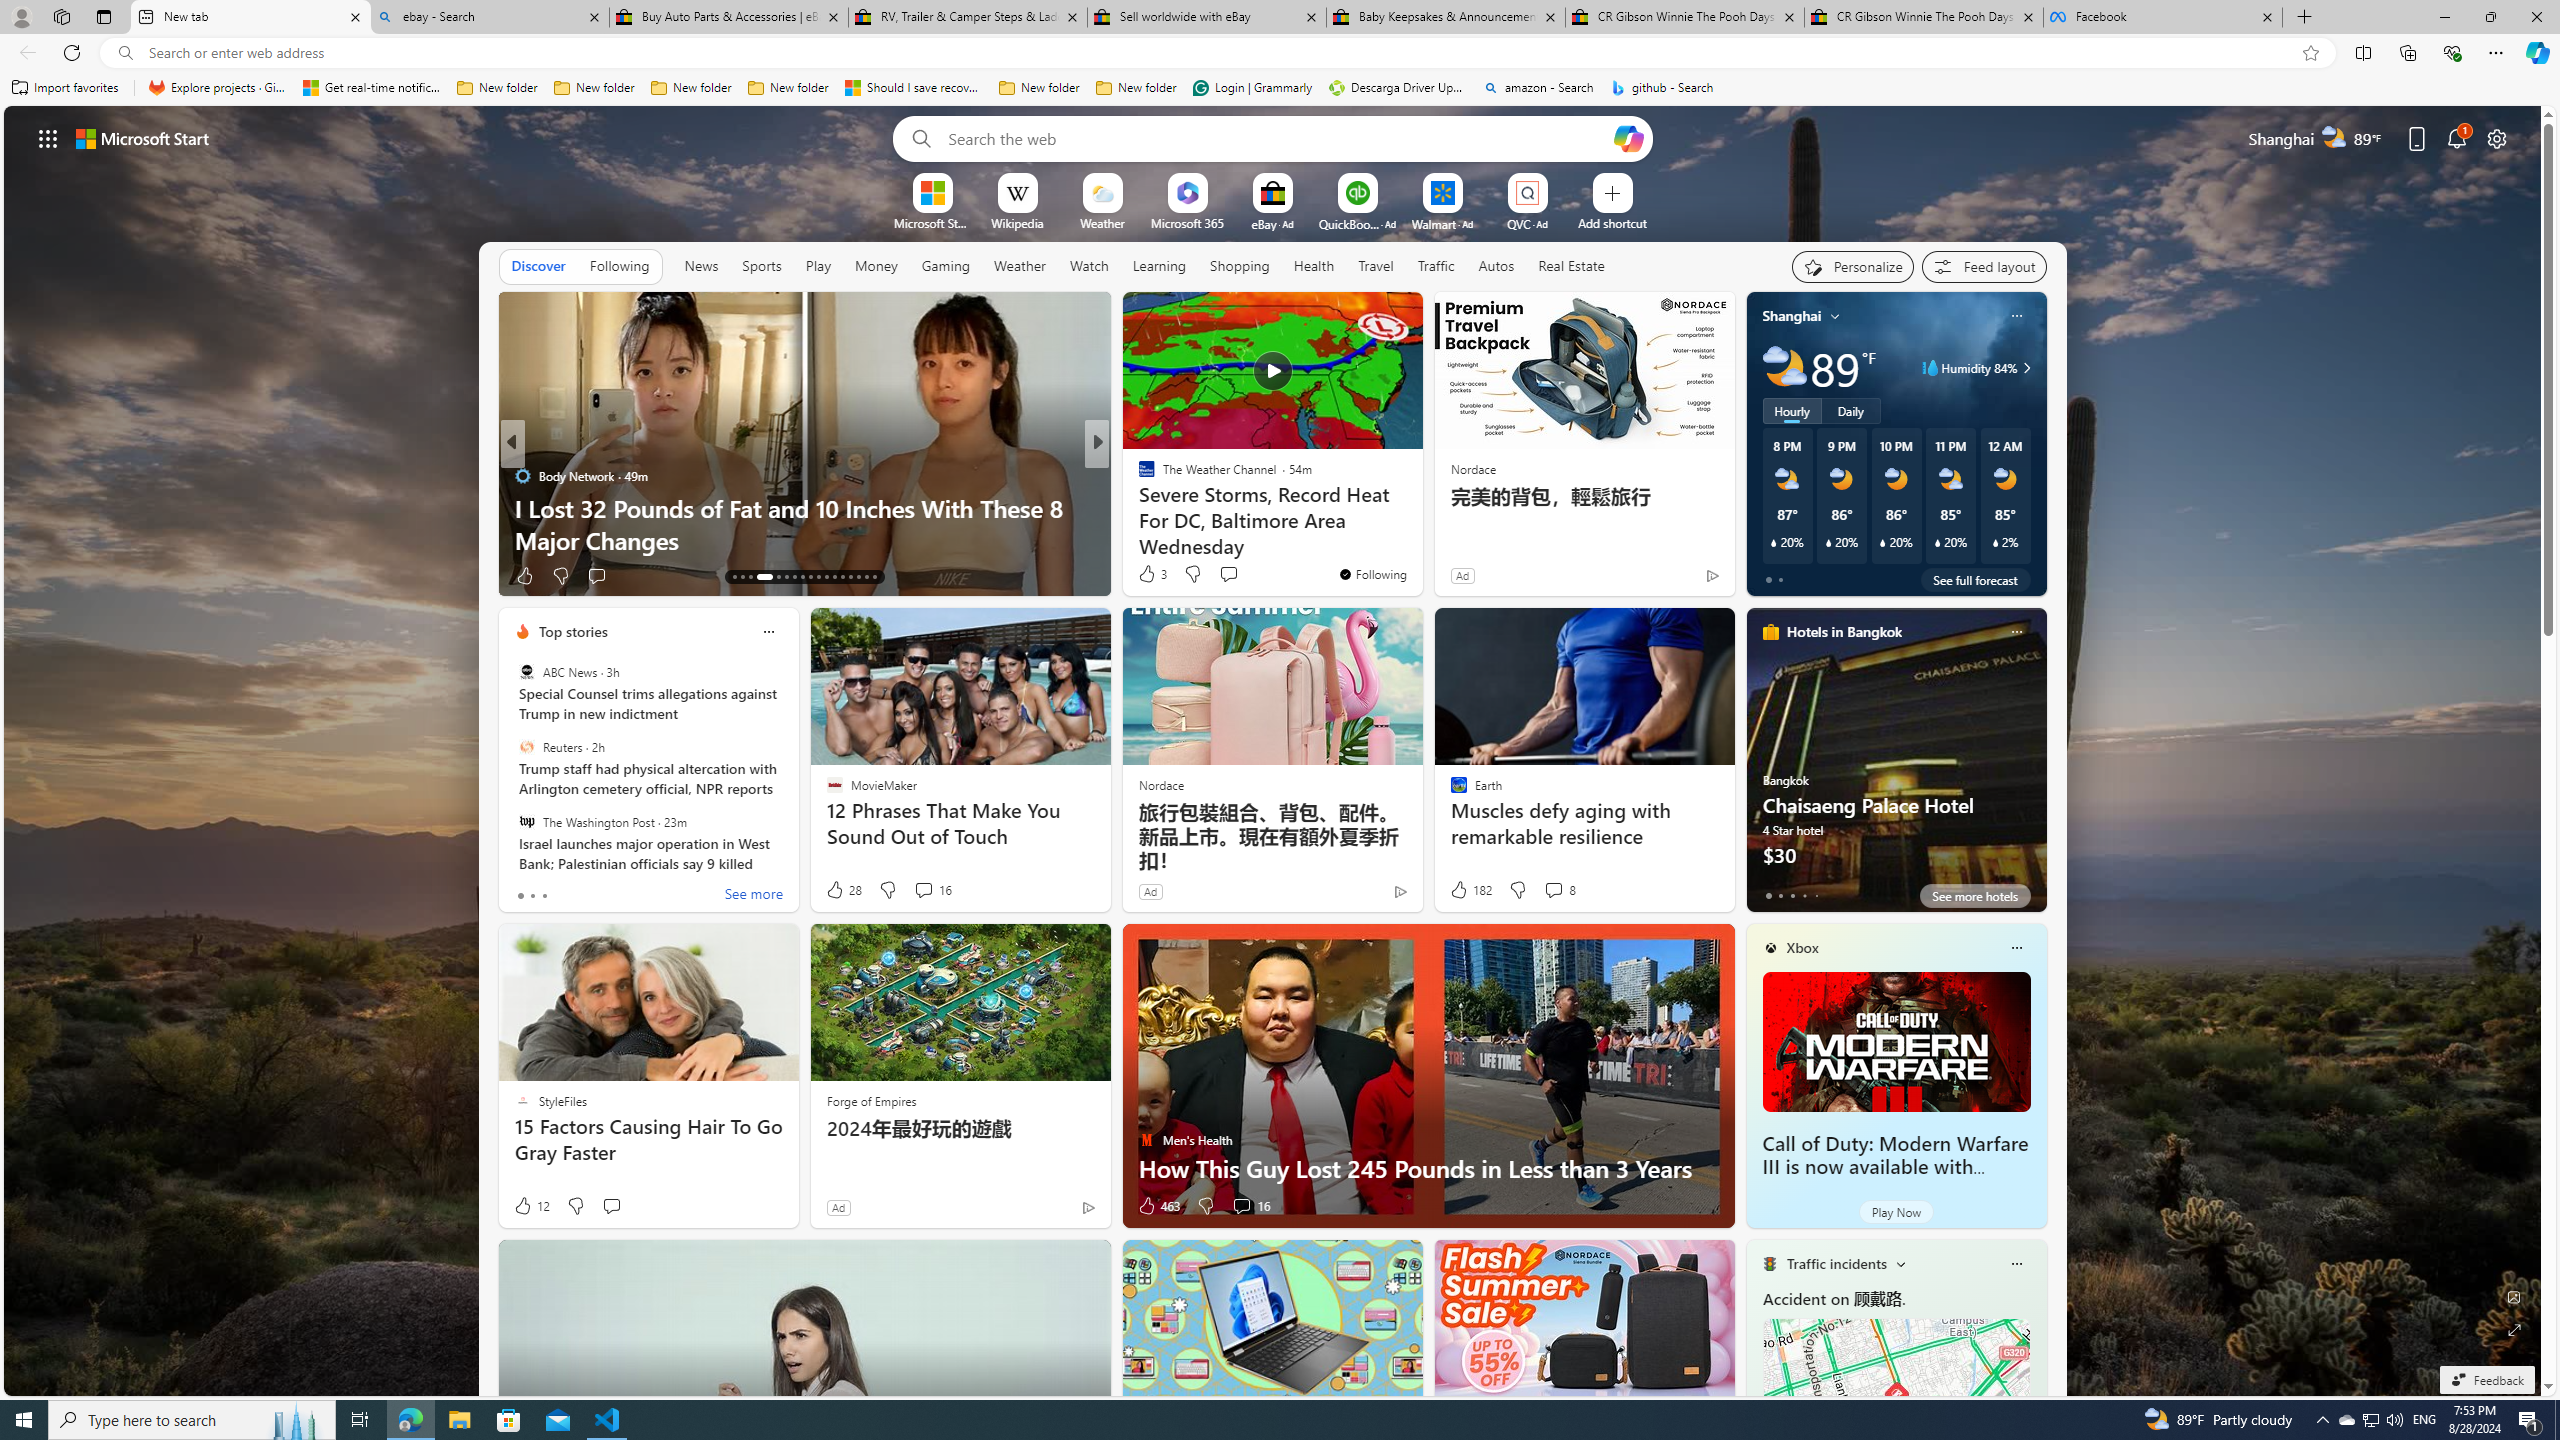 The image size is (2560, 1440). Describe the element at coordinates (611, 1206) in the screenshot. I see `'Start the conversation'` at that location.